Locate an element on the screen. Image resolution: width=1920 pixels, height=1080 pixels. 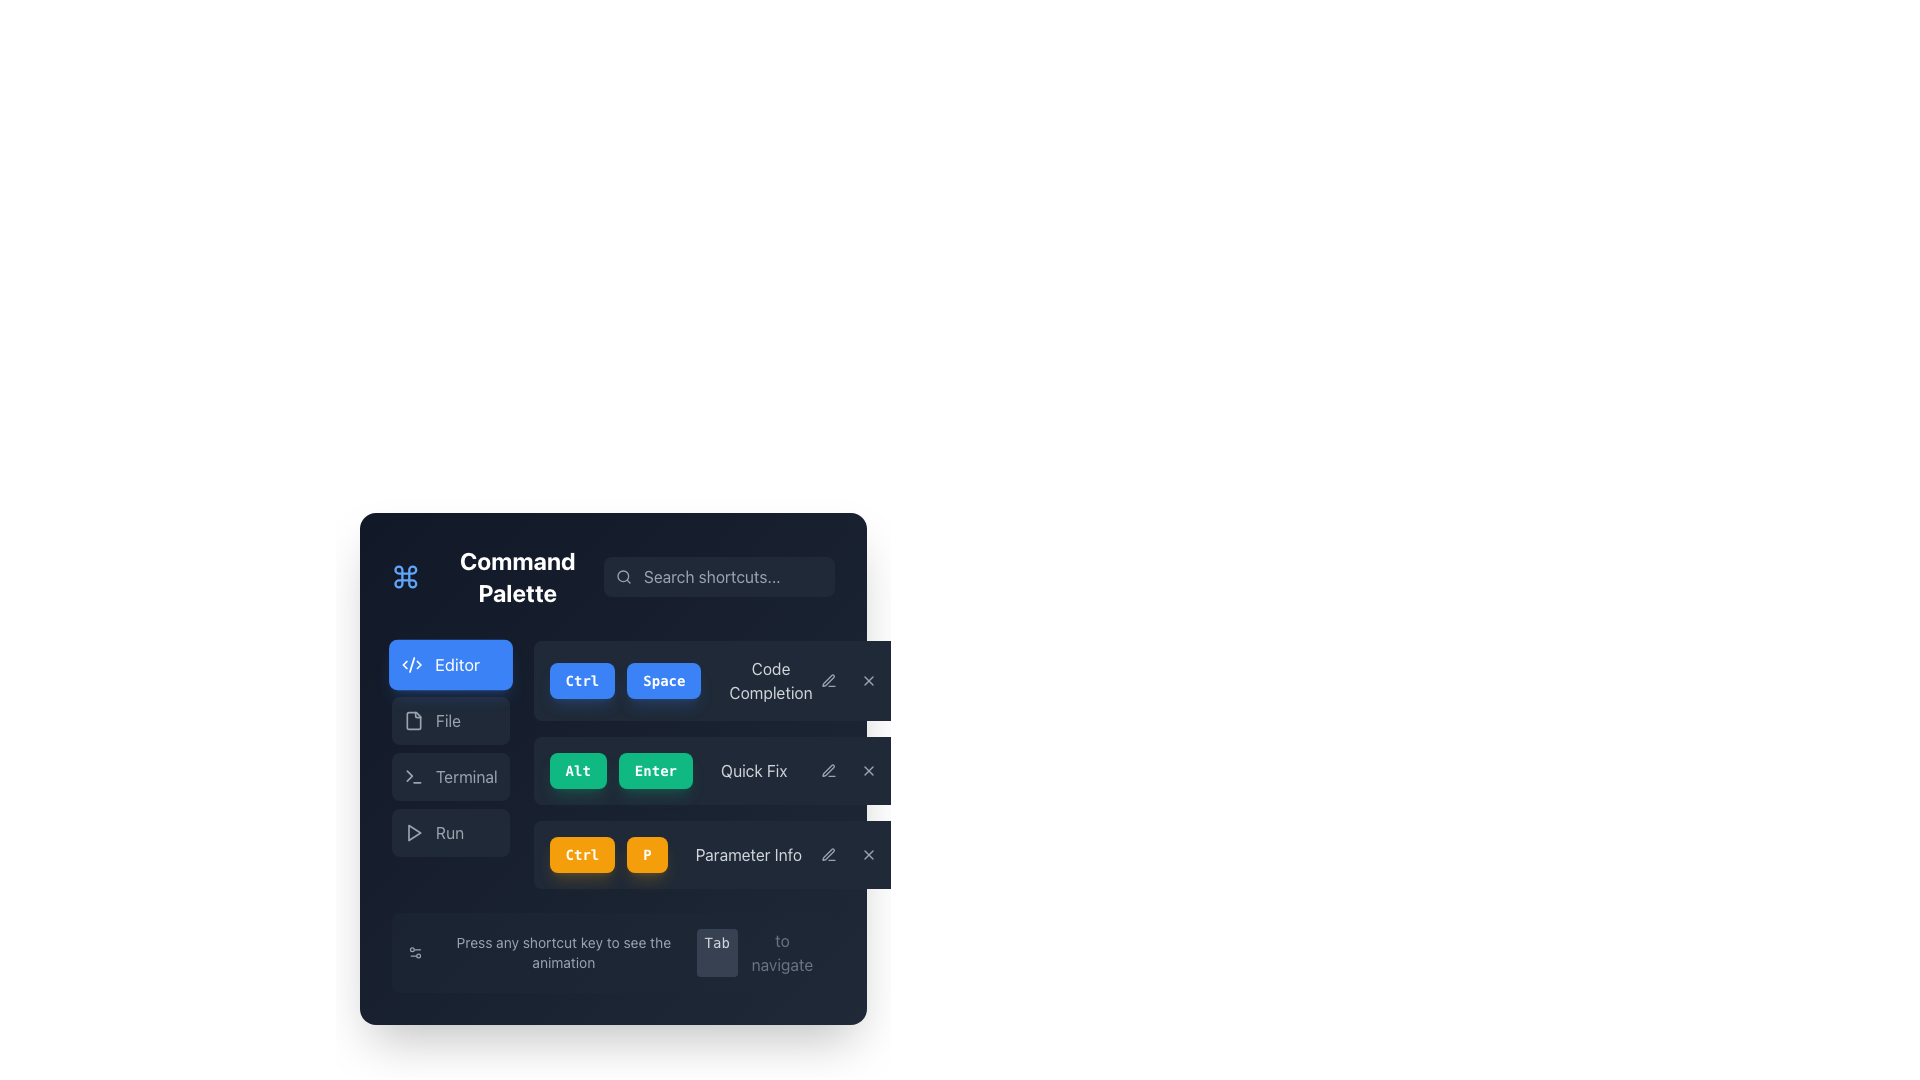
the text label that displays 'Code Completion', styled with gray color, located to the right of the blue buttons labeled 'Ctrl' and 'Space' is located at coordinates (770, 680).